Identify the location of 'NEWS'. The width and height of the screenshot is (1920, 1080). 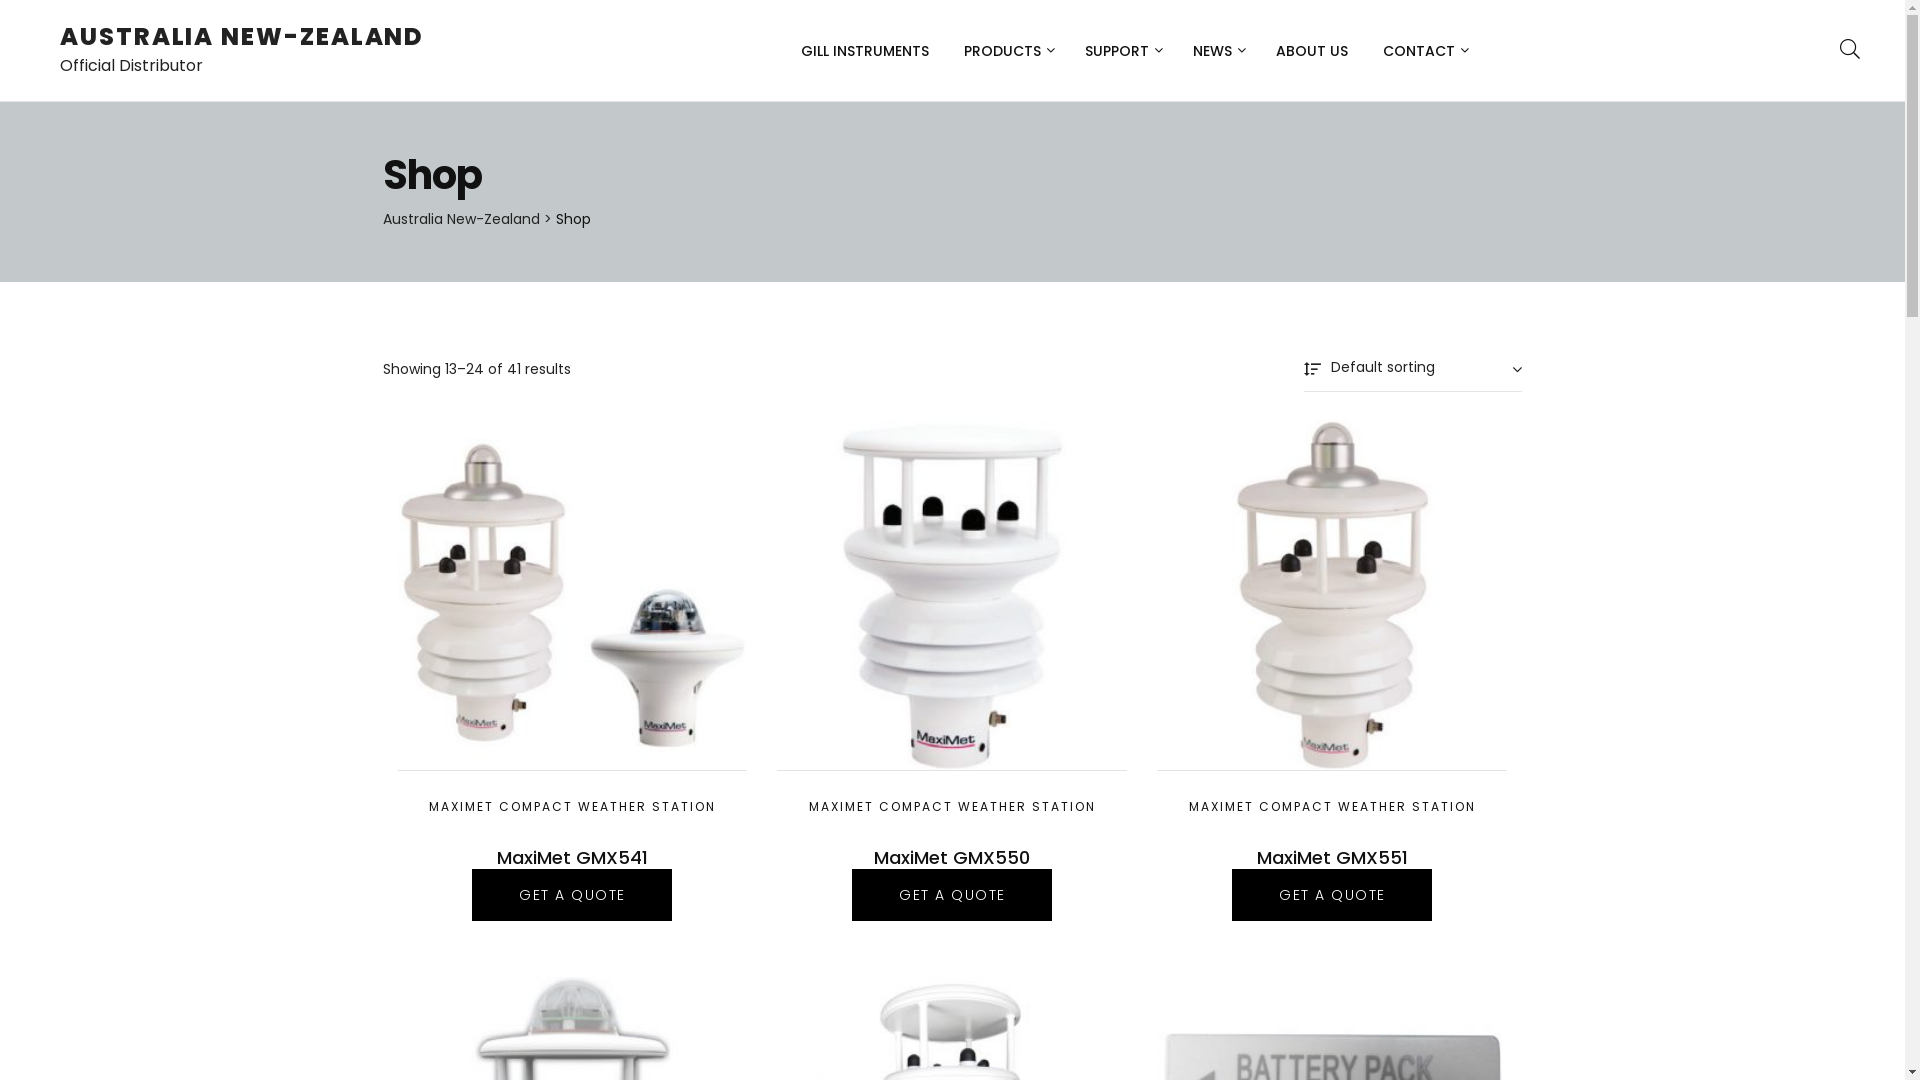
(1216, 49).